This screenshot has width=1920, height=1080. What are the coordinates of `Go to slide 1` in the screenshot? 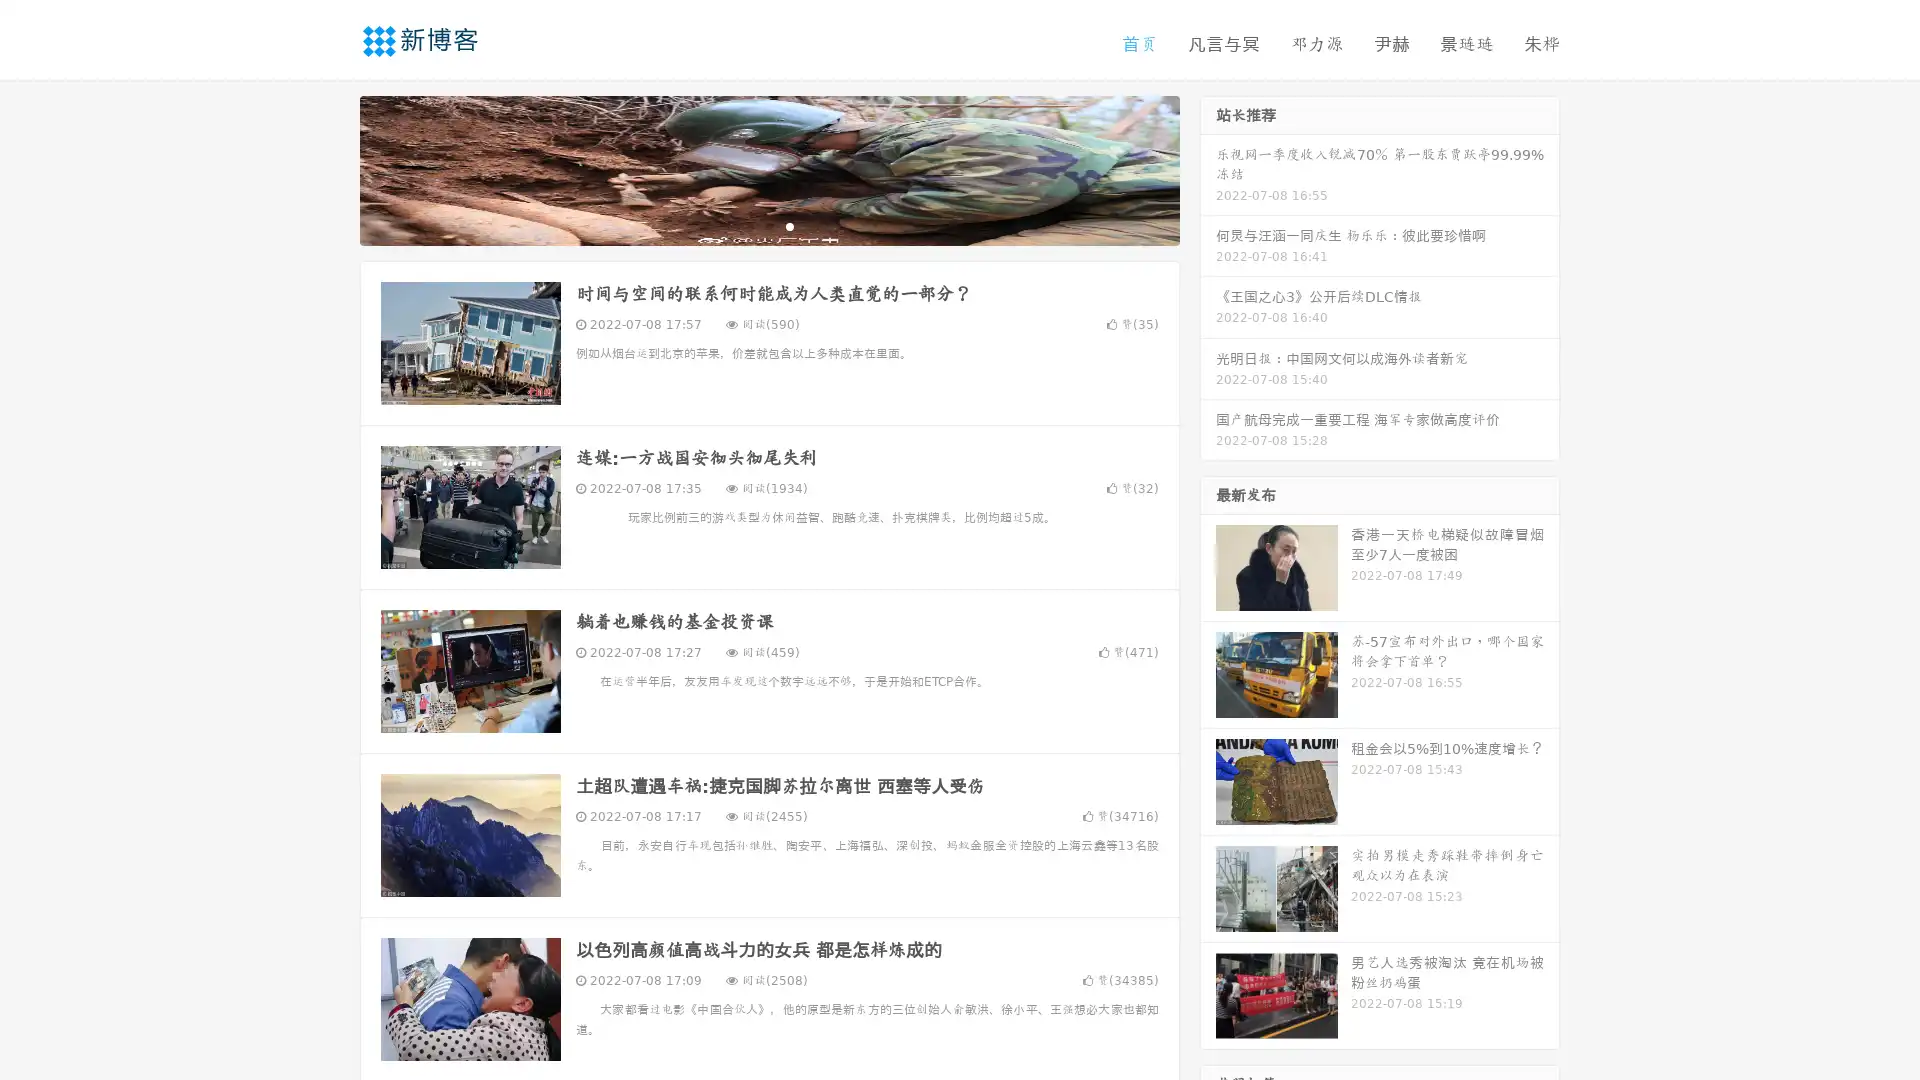 It's located at (748, 225).